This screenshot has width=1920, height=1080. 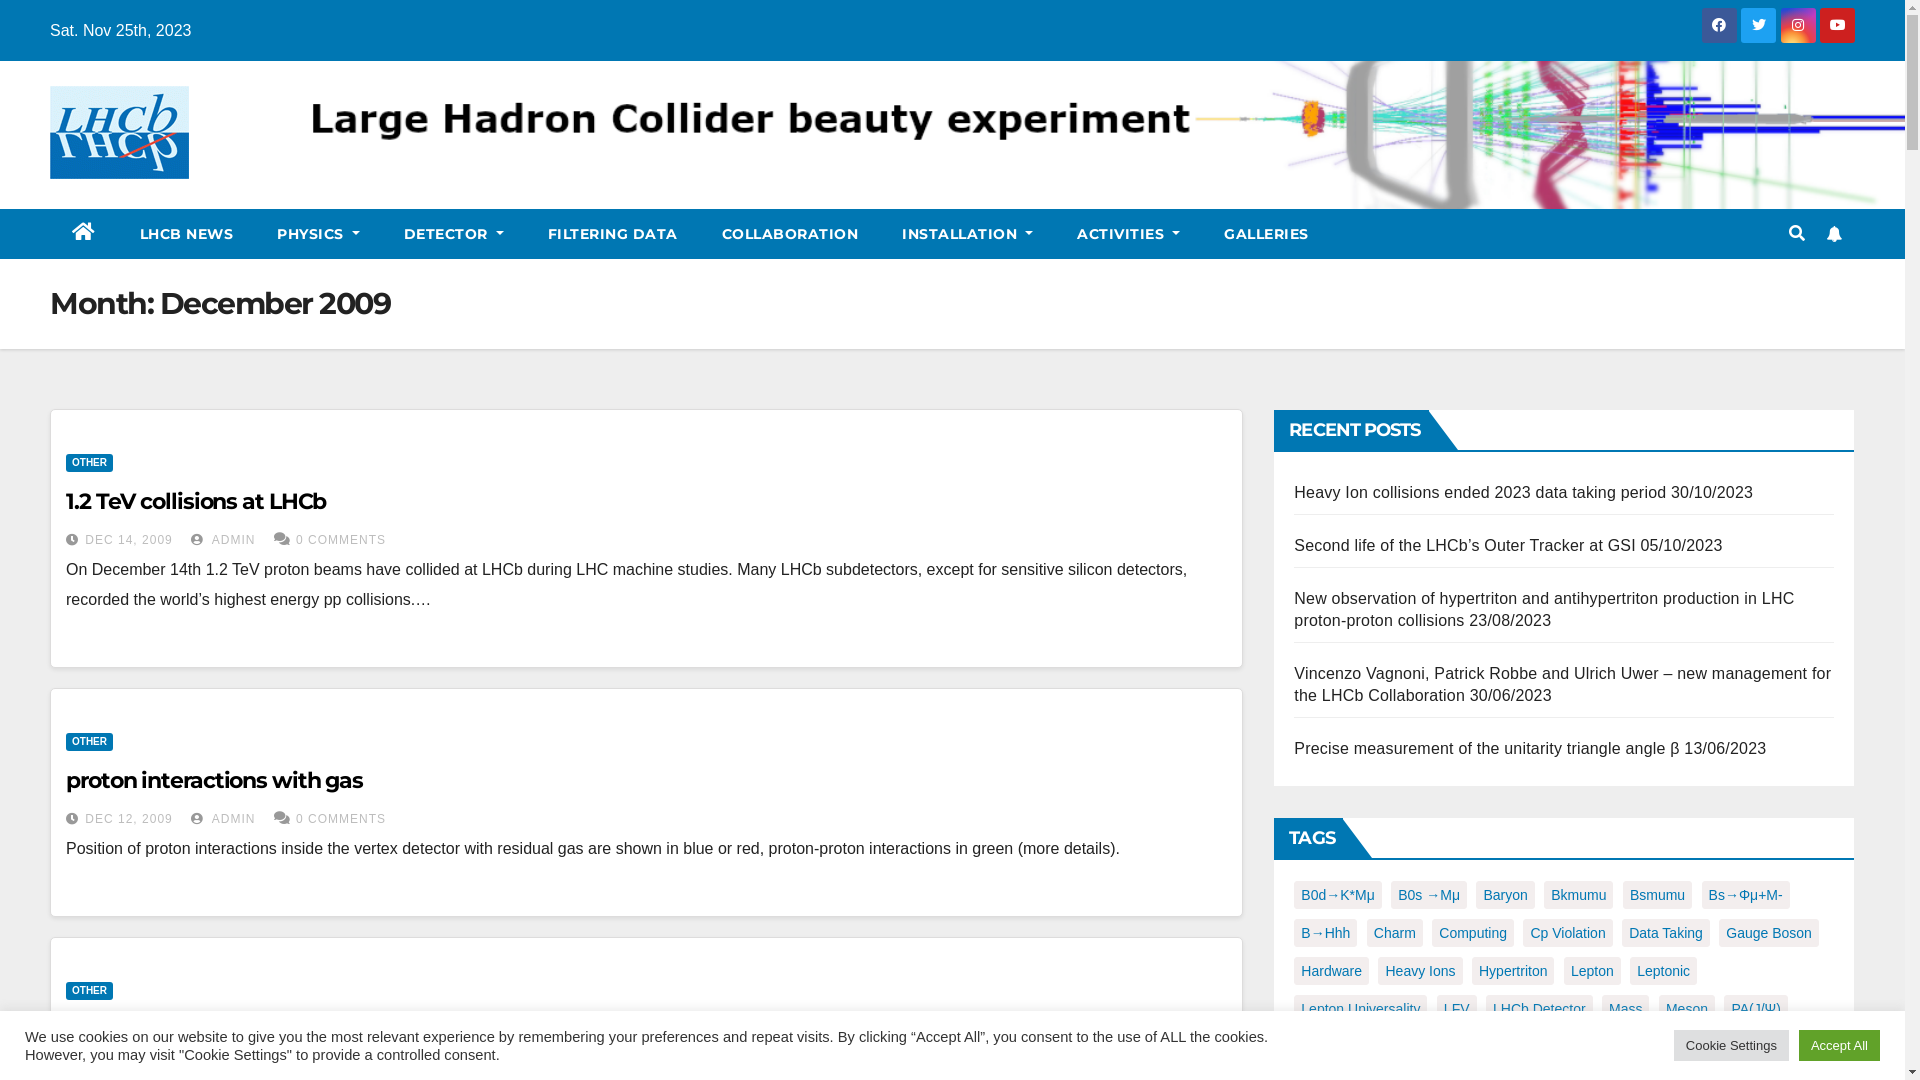 I want to click on 'LFV', so click(x=1457, y=1009).